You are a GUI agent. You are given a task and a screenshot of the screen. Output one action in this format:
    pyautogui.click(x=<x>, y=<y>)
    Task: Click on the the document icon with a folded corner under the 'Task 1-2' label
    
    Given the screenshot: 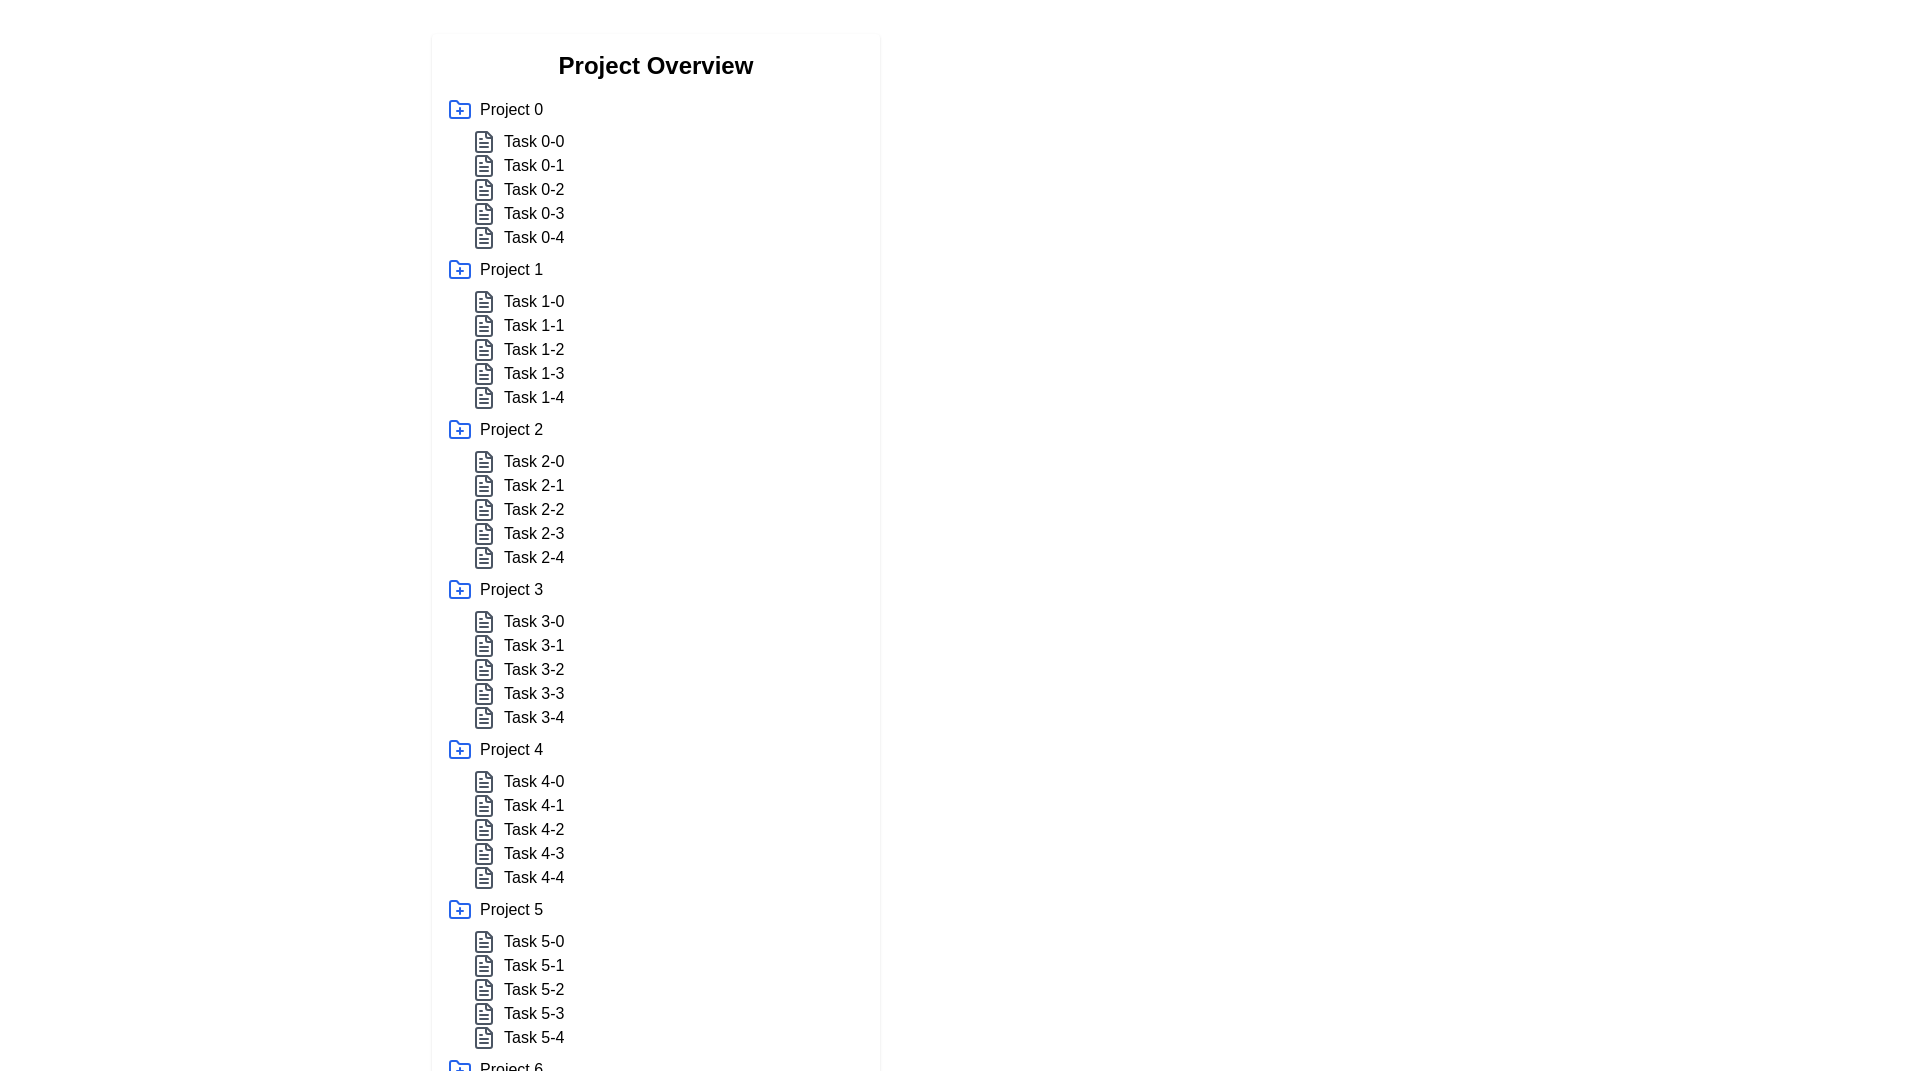 What is the action you would take?
    pyautogui.click(x=484, y=349)
    